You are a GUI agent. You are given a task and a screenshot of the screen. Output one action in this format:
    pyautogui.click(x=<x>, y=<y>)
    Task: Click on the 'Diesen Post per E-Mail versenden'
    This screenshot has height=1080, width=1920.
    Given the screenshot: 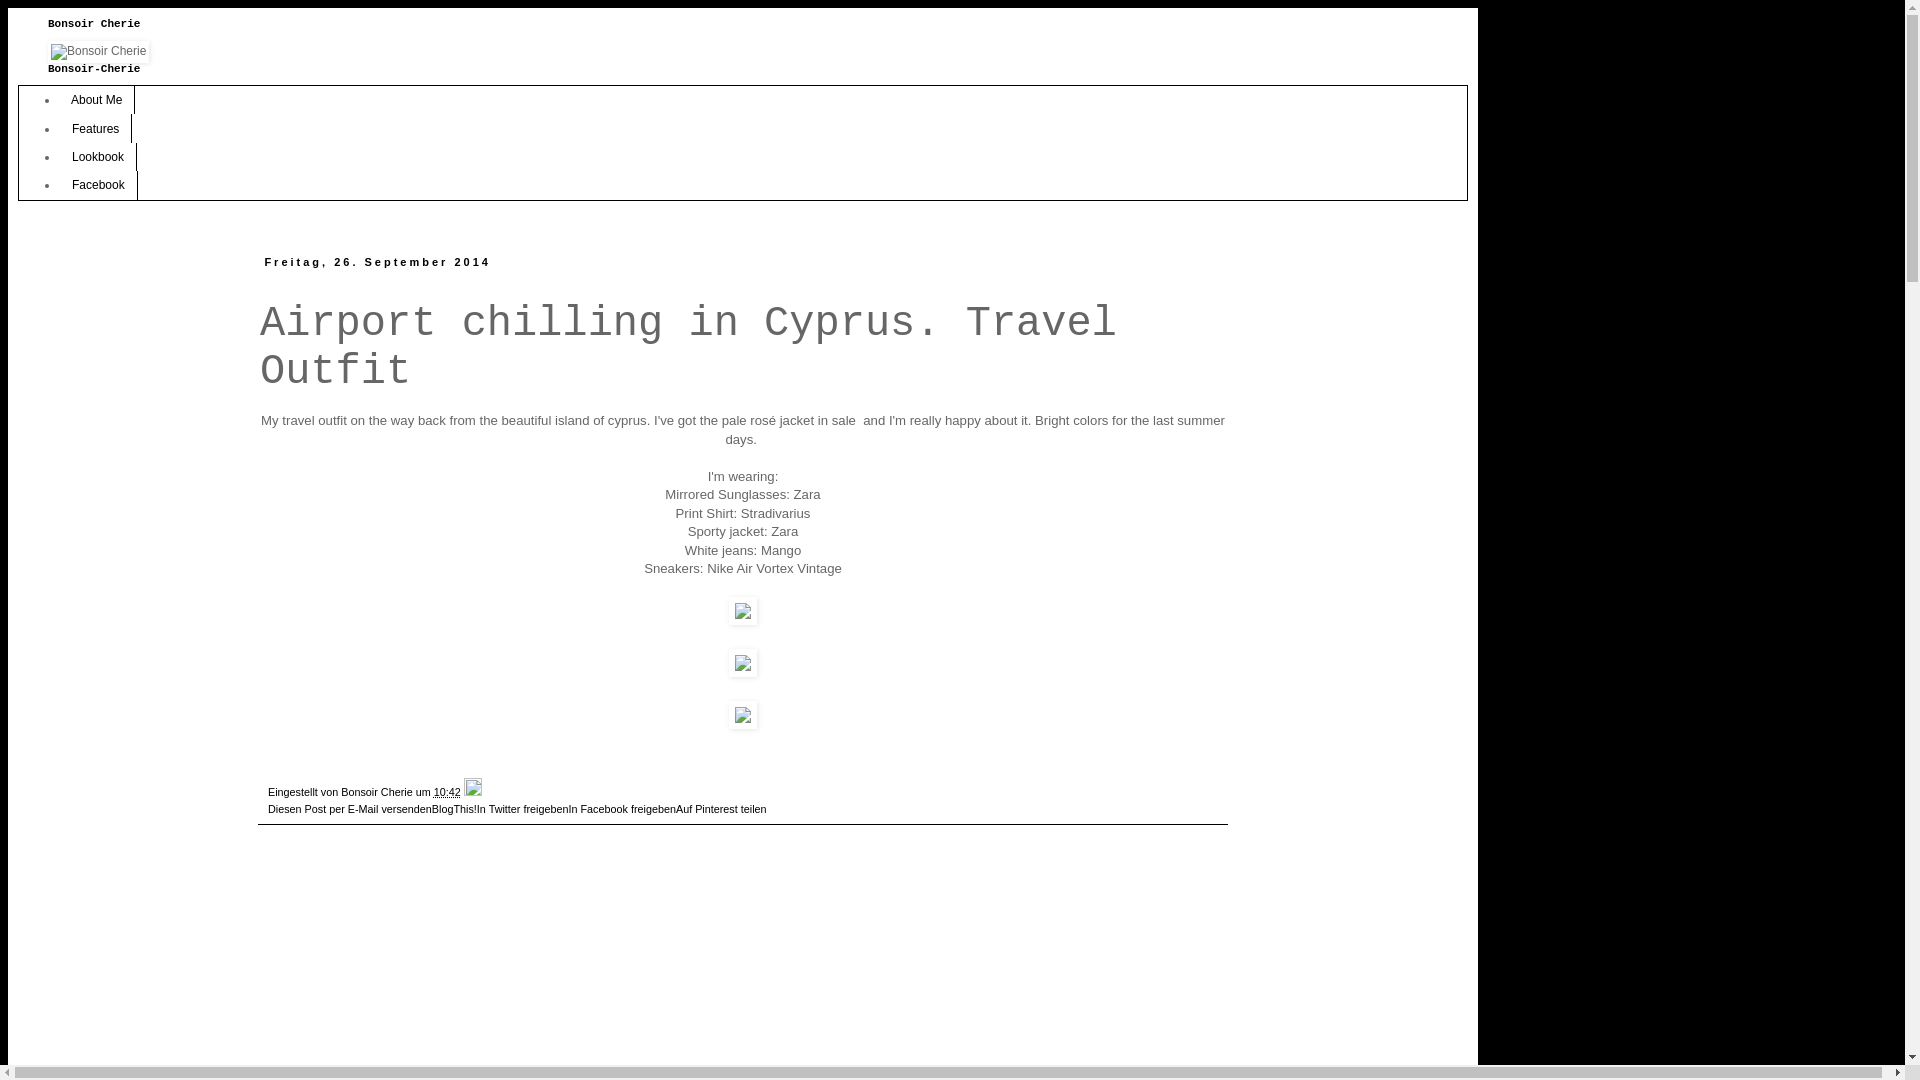 What is the action you would take?
    pyautogui.click(x=350, y=808)
    